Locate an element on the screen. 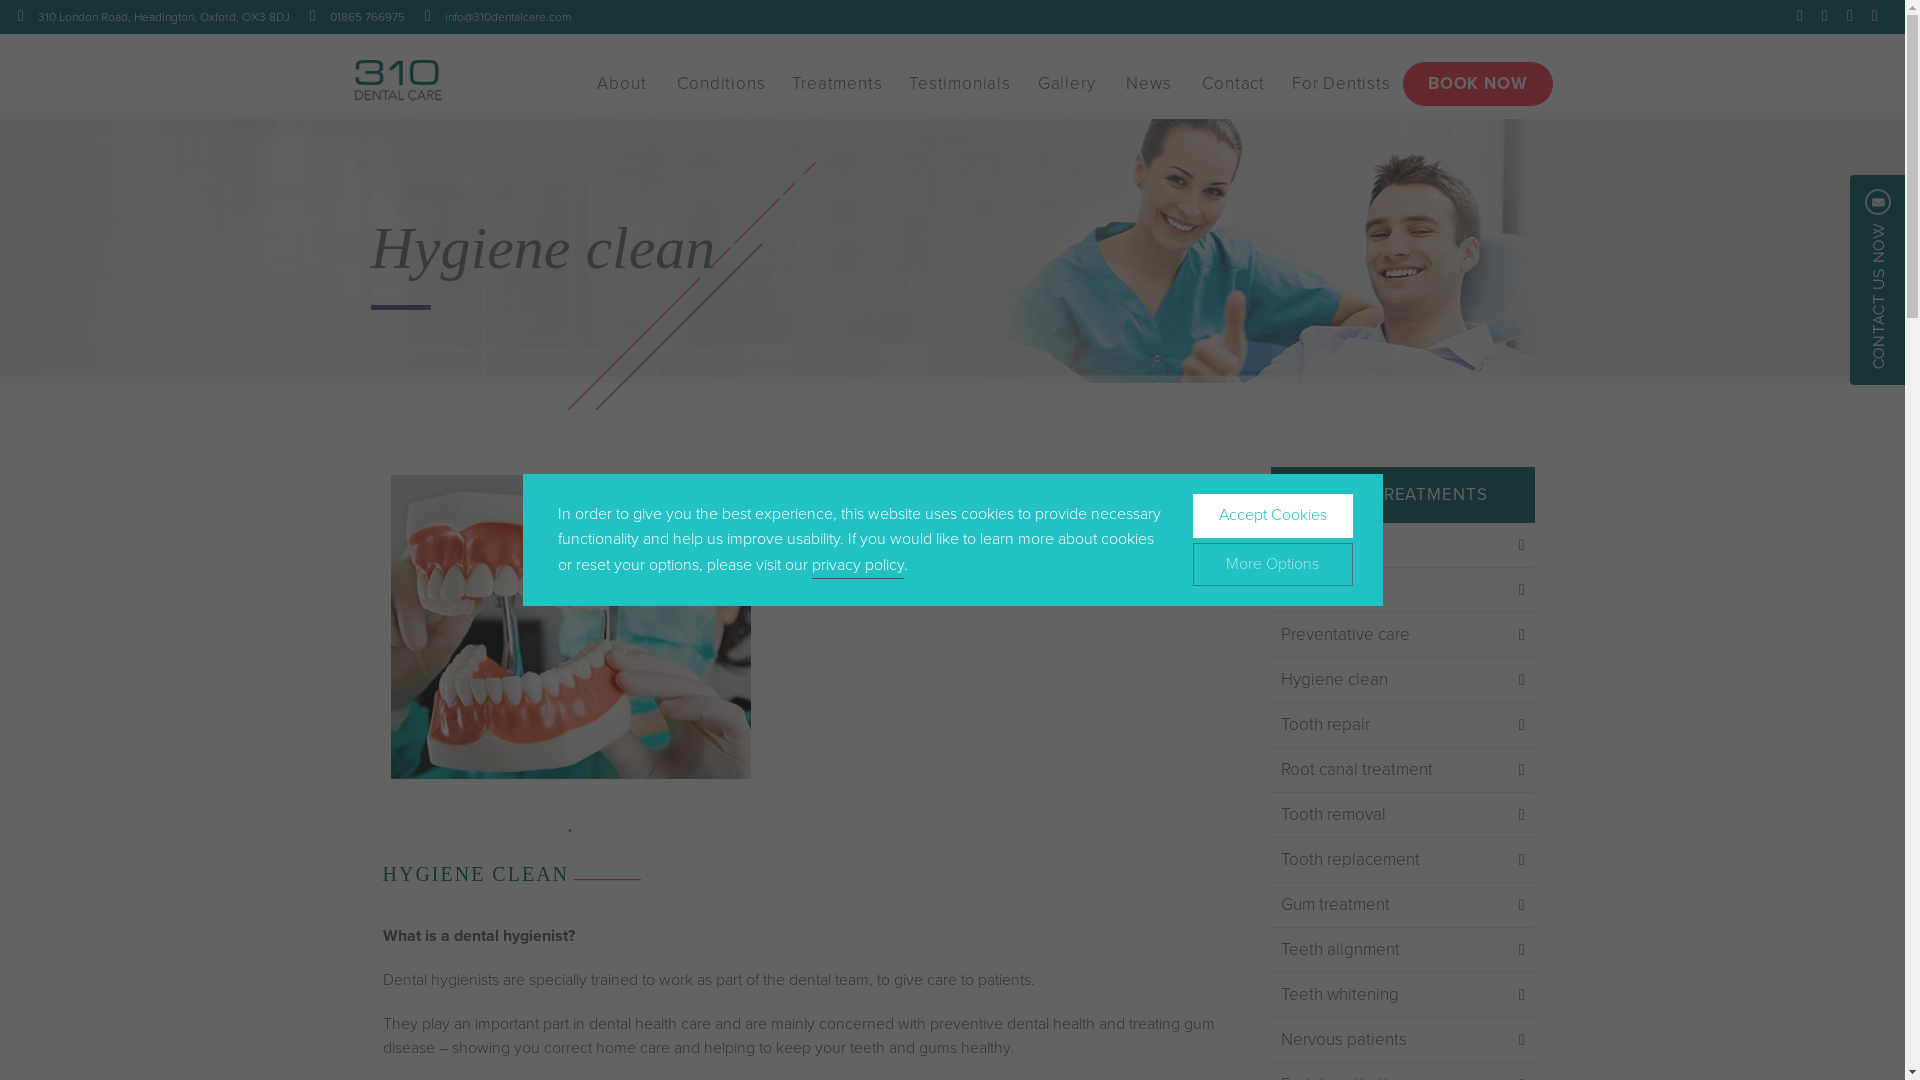 The width and height of the screenshot is (1920, 1080). 'Tooth replacement' is located at coordinates (1400, 859).